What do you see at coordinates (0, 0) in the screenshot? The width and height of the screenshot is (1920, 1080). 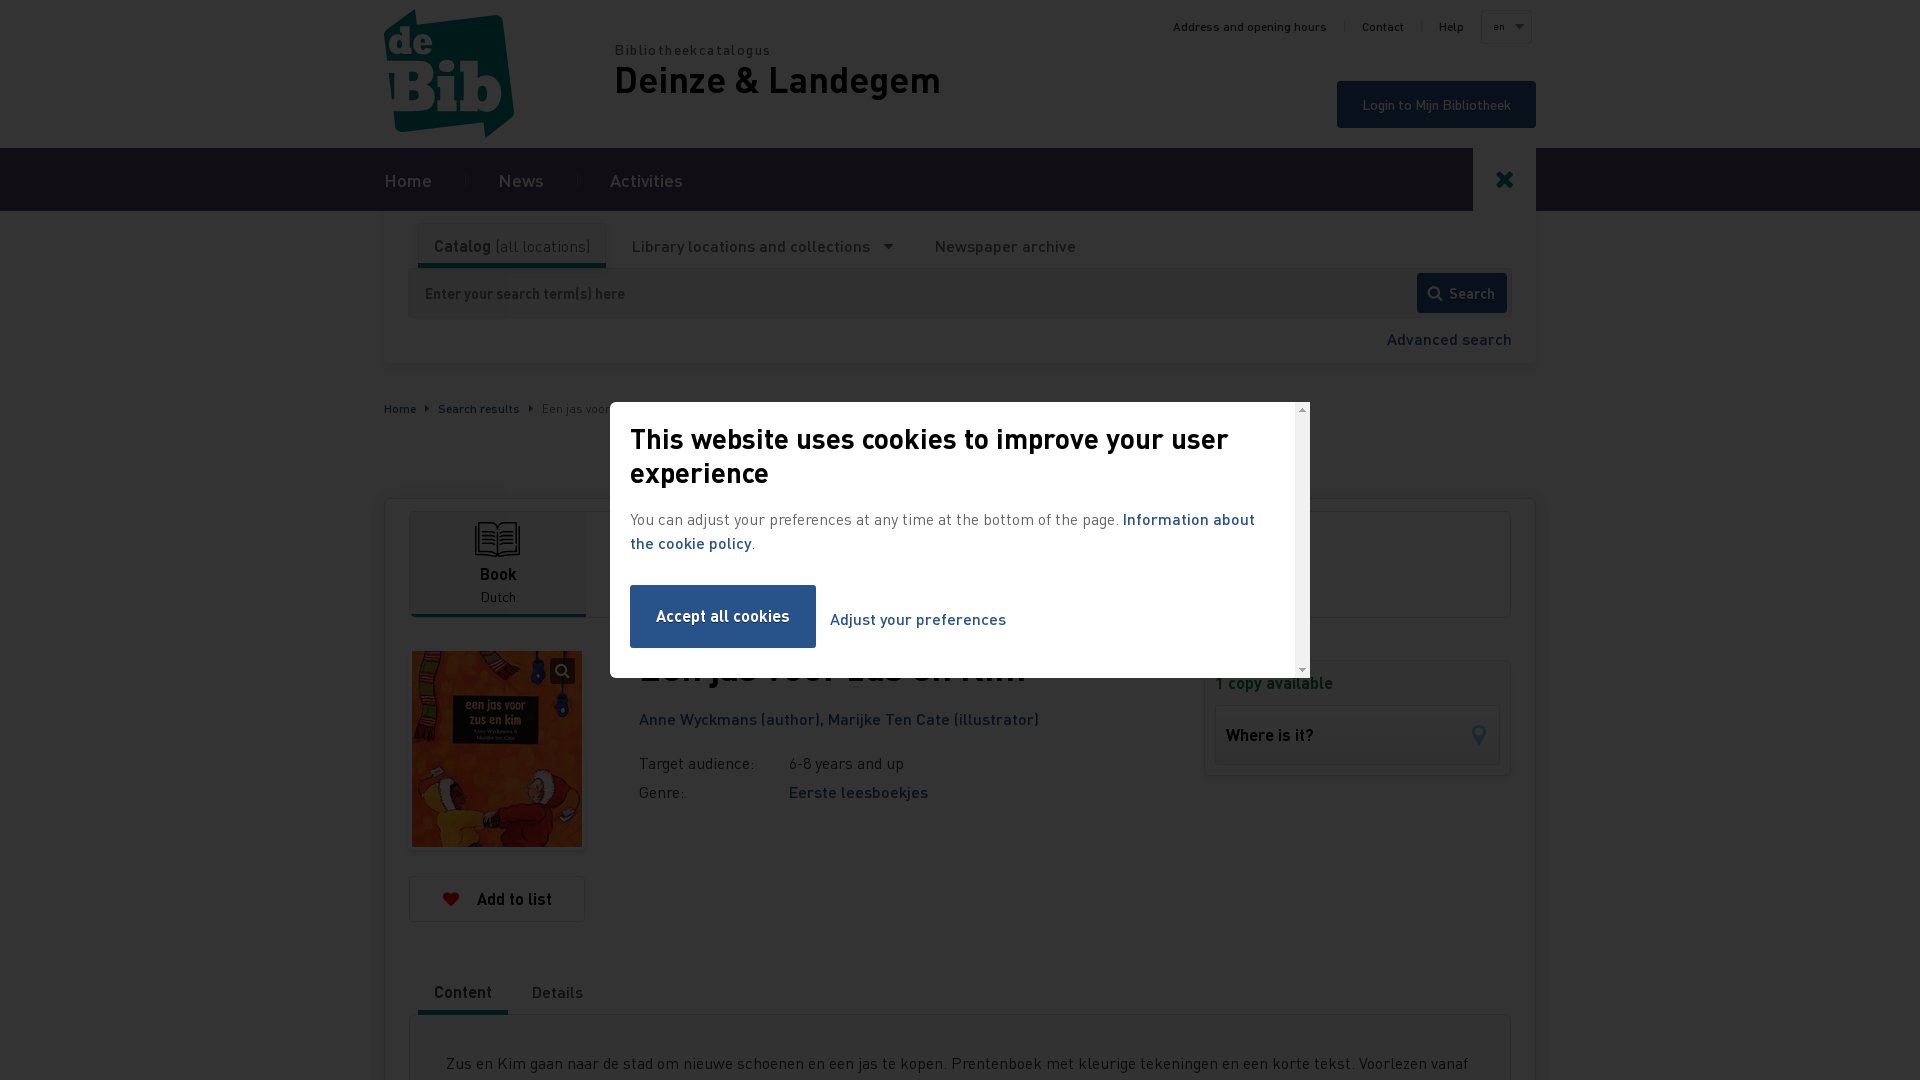 I see `'Skip to search'` at bounding box center [0, 0].